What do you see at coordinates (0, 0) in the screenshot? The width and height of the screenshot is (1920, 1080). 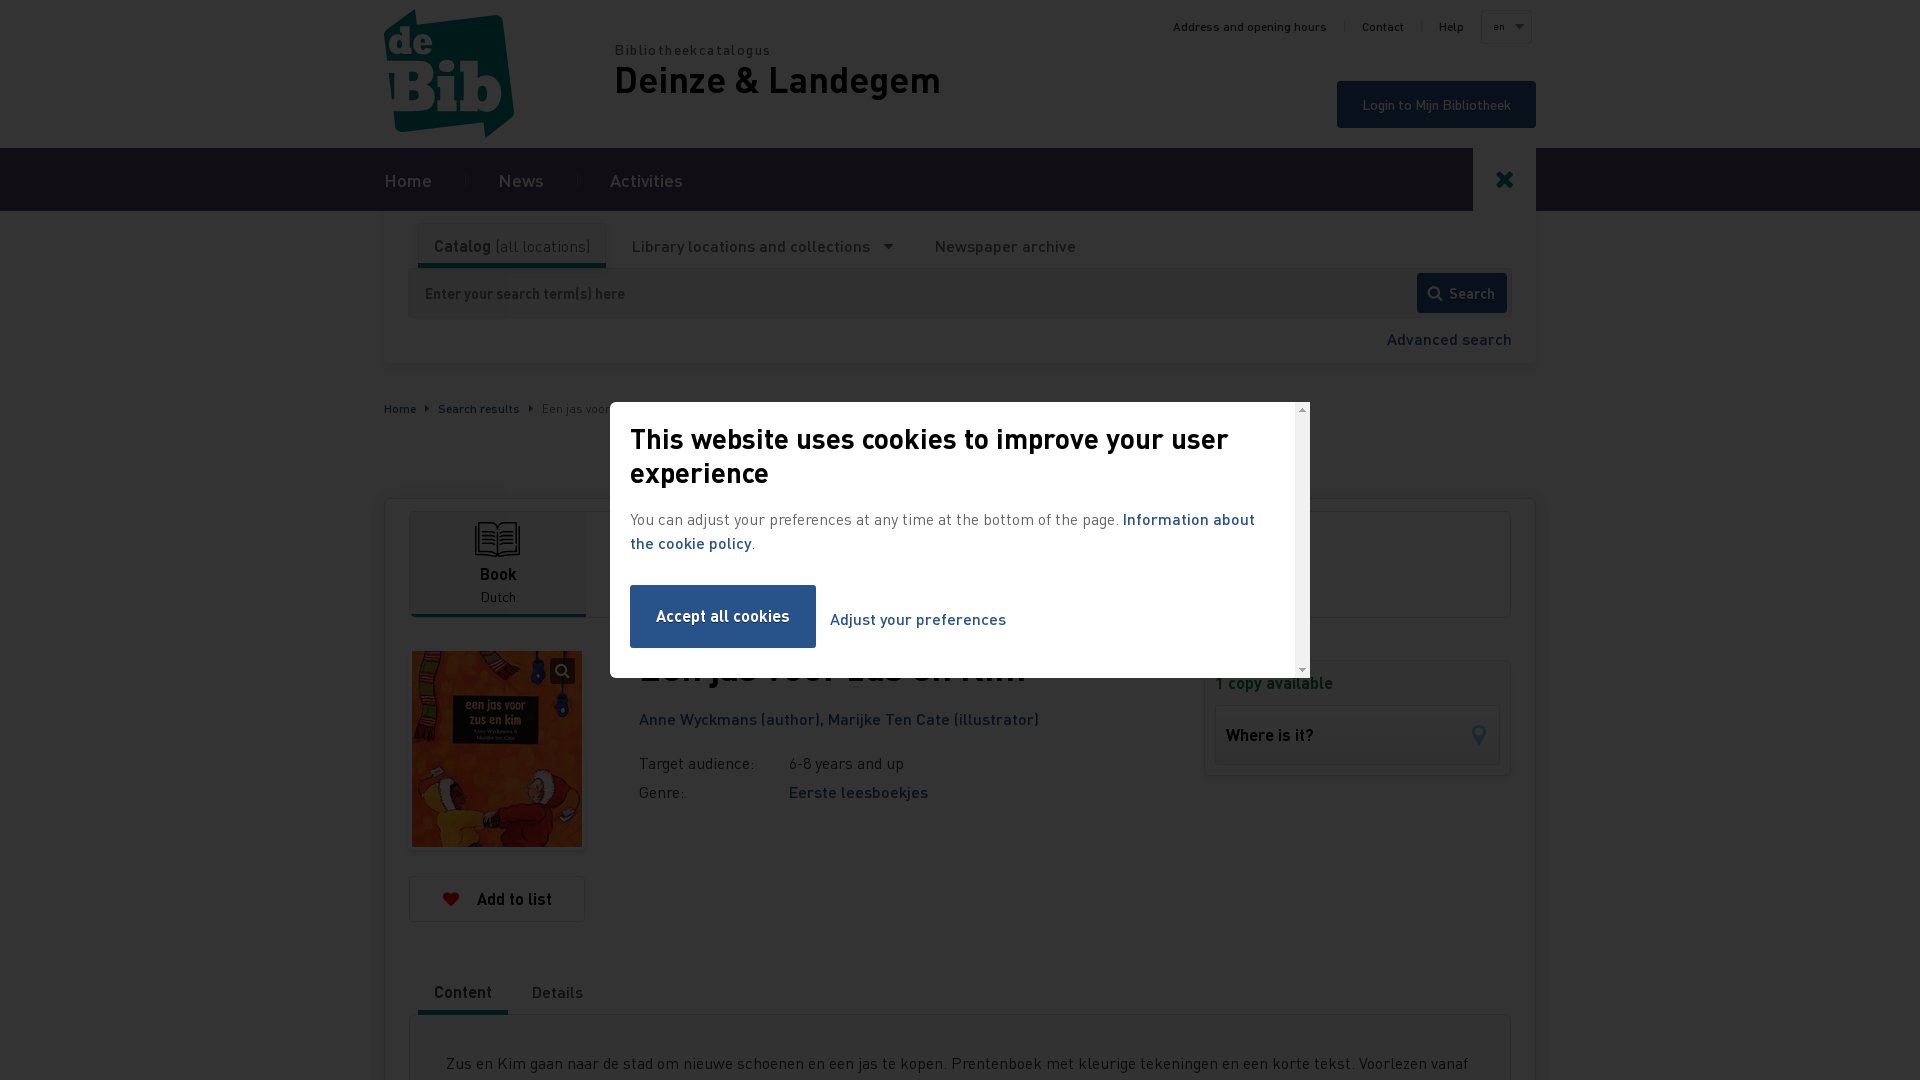 I see `'Skip to search'` at bounding box center [0, 0].